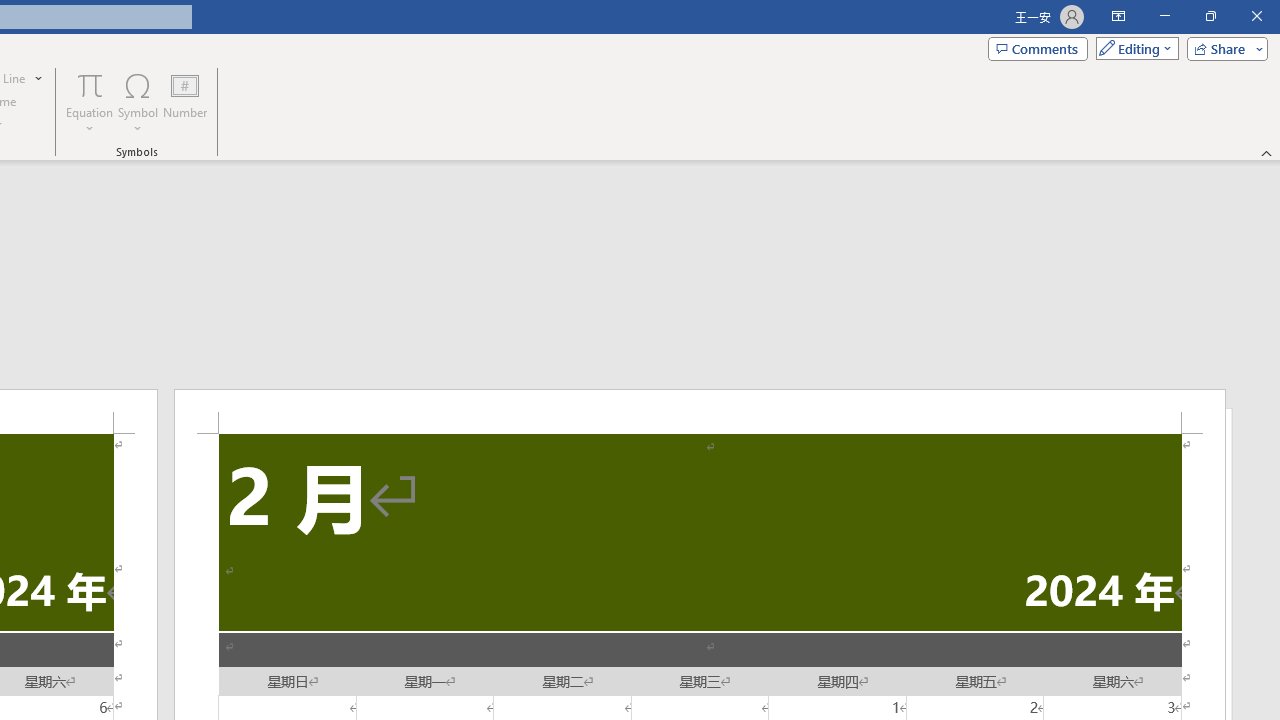 This screenshot has height=720, width=1280. Describe the element at coordinates (1038, 47) in the screenshot. I see `'Comments'` at that location.